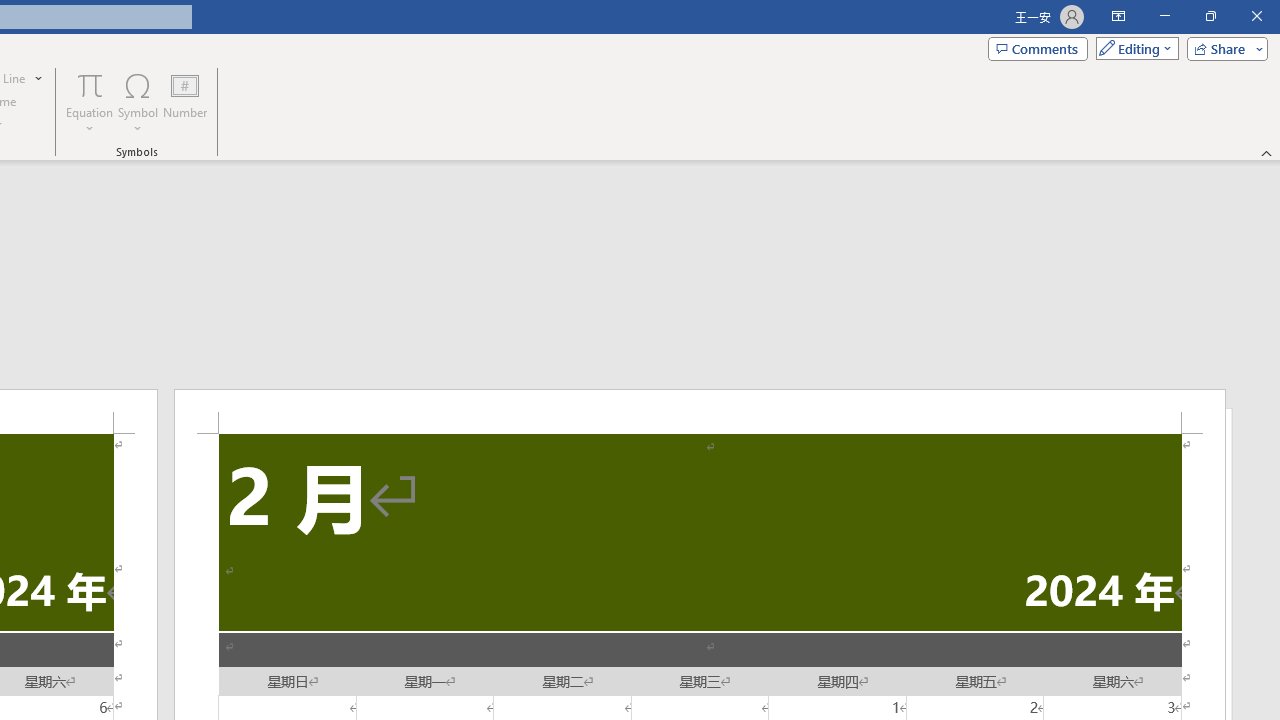 This screenshot has height=720, width=1280. Describe the element at coordinates (1038, 47) in the screenshot. I see `'Comments'` at that location.